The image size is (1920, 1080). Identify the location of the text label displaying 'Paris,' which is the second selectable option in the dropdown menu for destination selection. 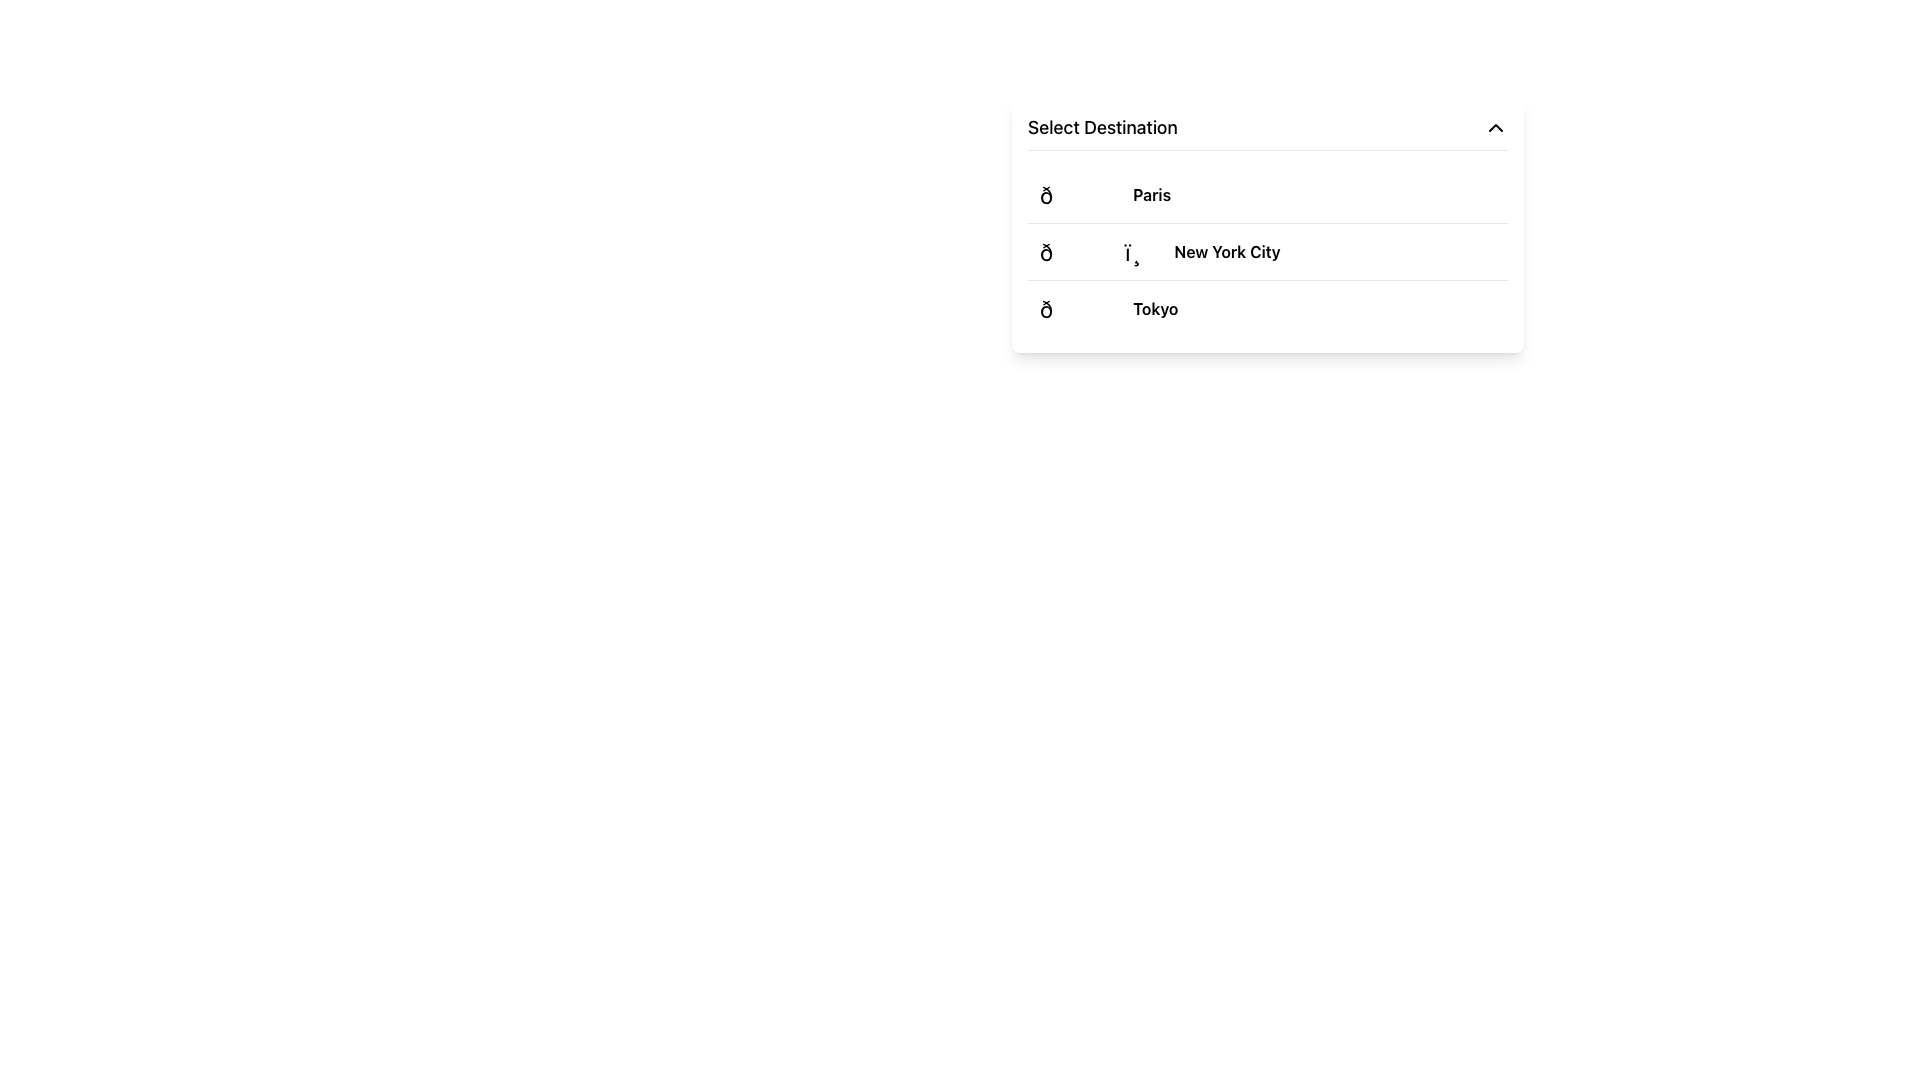
(1152, 195).